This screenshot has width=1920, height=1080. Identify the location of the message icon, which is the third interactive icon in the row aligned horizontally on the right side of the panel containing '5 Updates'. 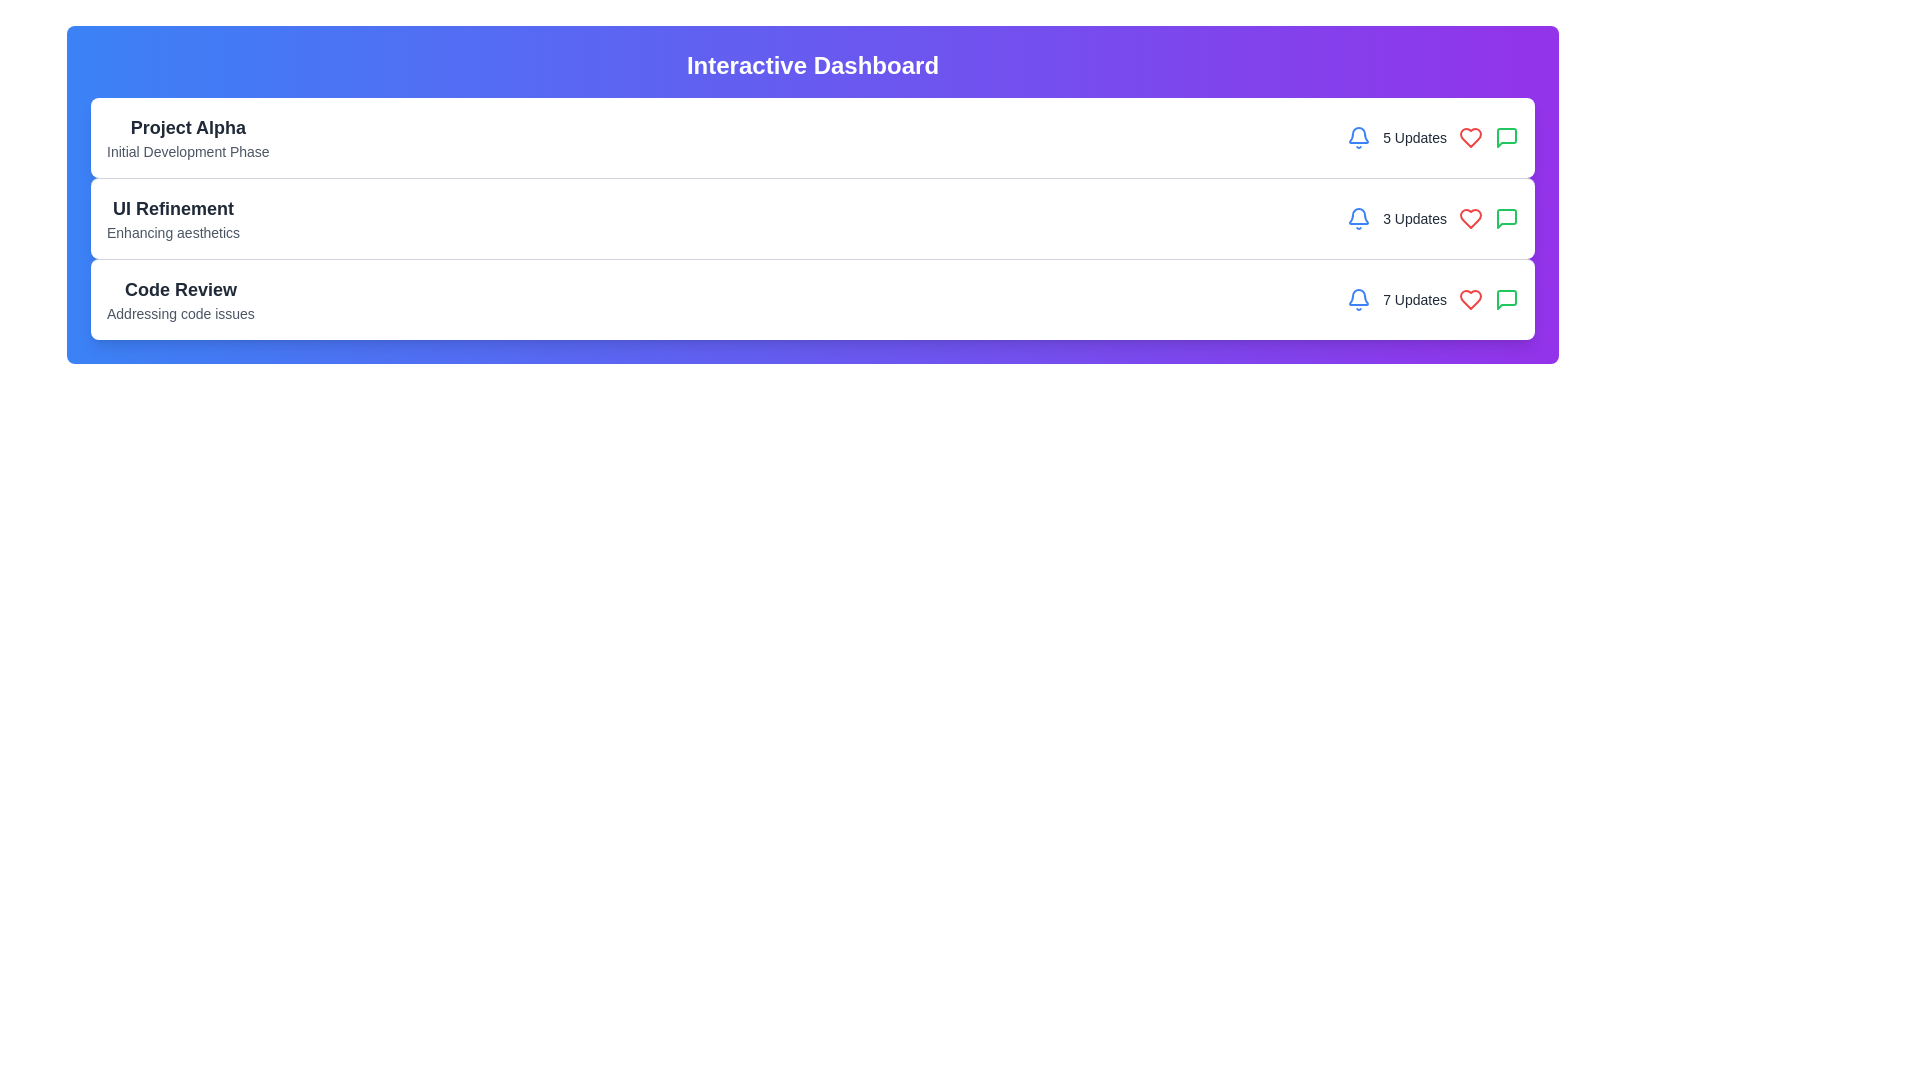
(1507, 137).